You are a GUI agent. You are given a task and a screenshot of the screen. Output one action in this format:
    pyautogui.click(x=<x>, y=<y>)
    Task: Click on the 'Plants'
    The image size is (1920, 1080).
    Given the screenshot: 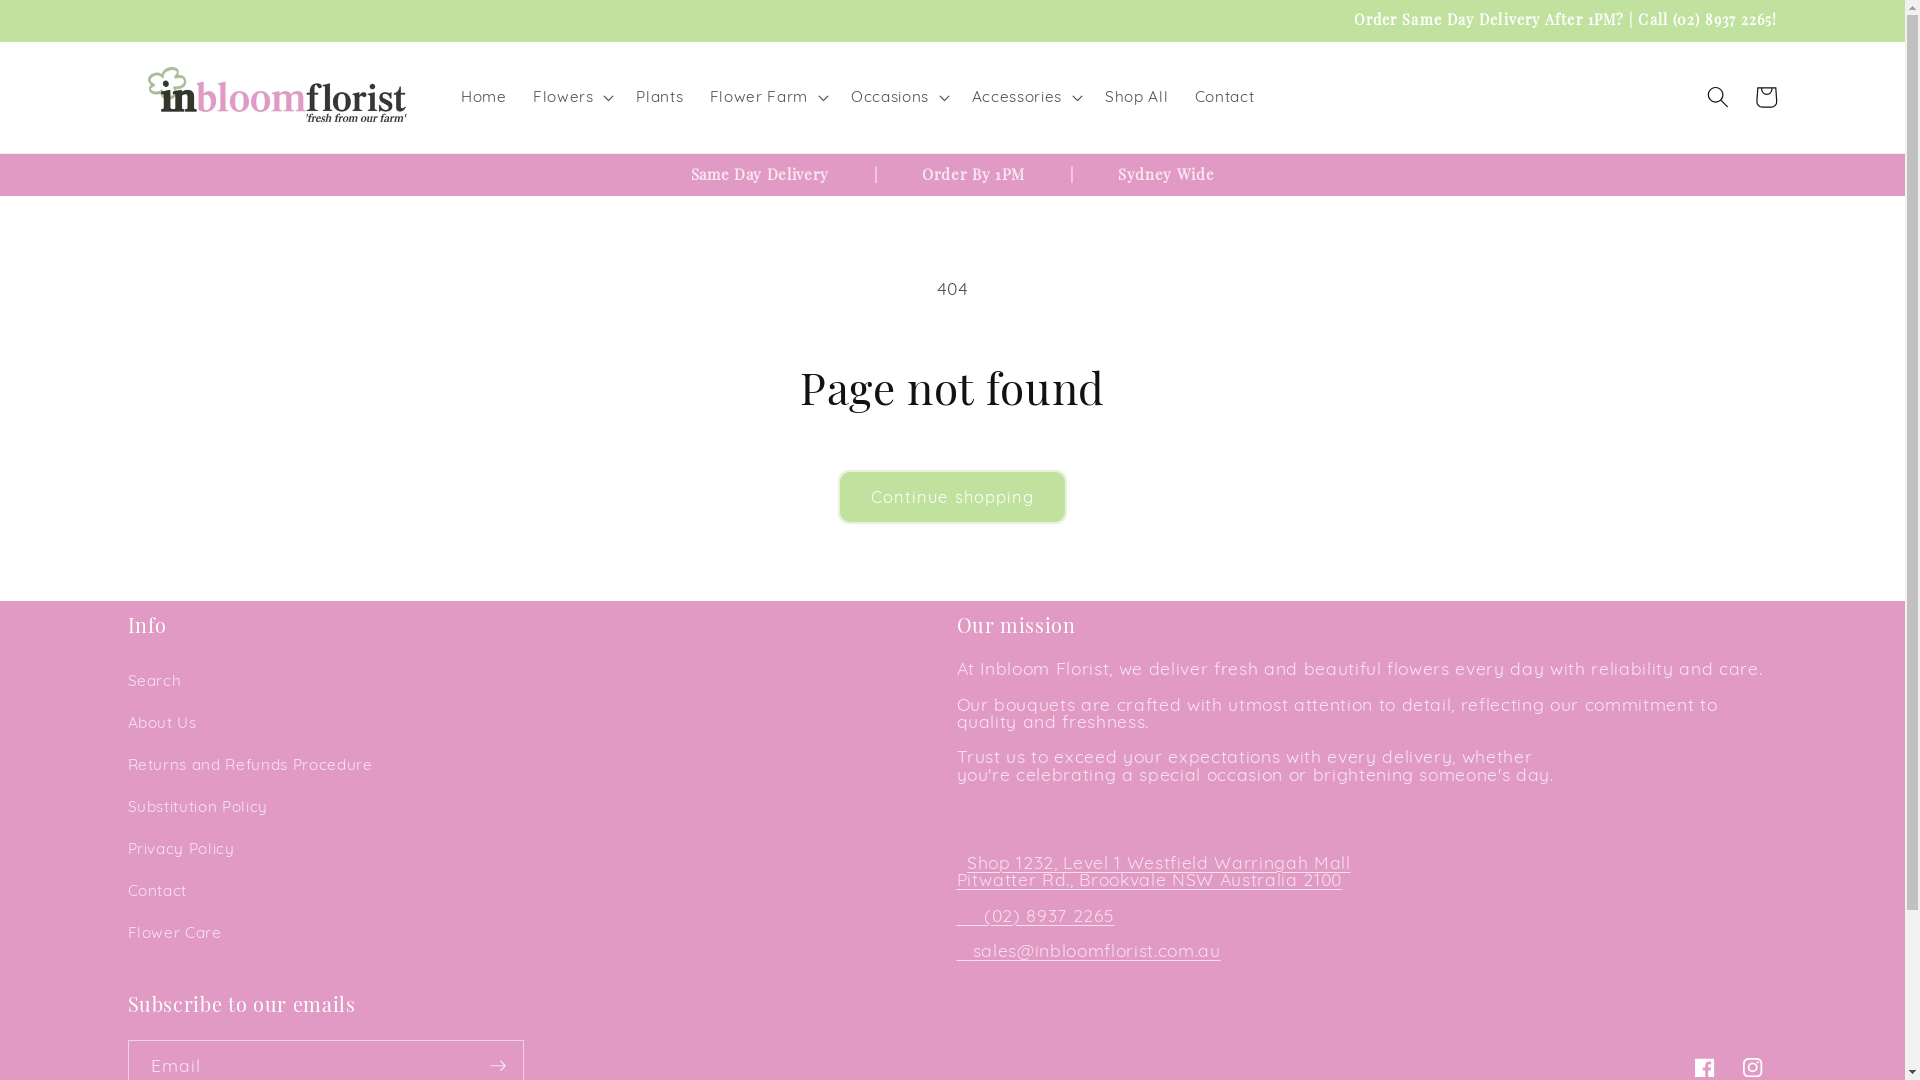 What is the action you would take?
    pyautogui.click(x=622, y=96)
    